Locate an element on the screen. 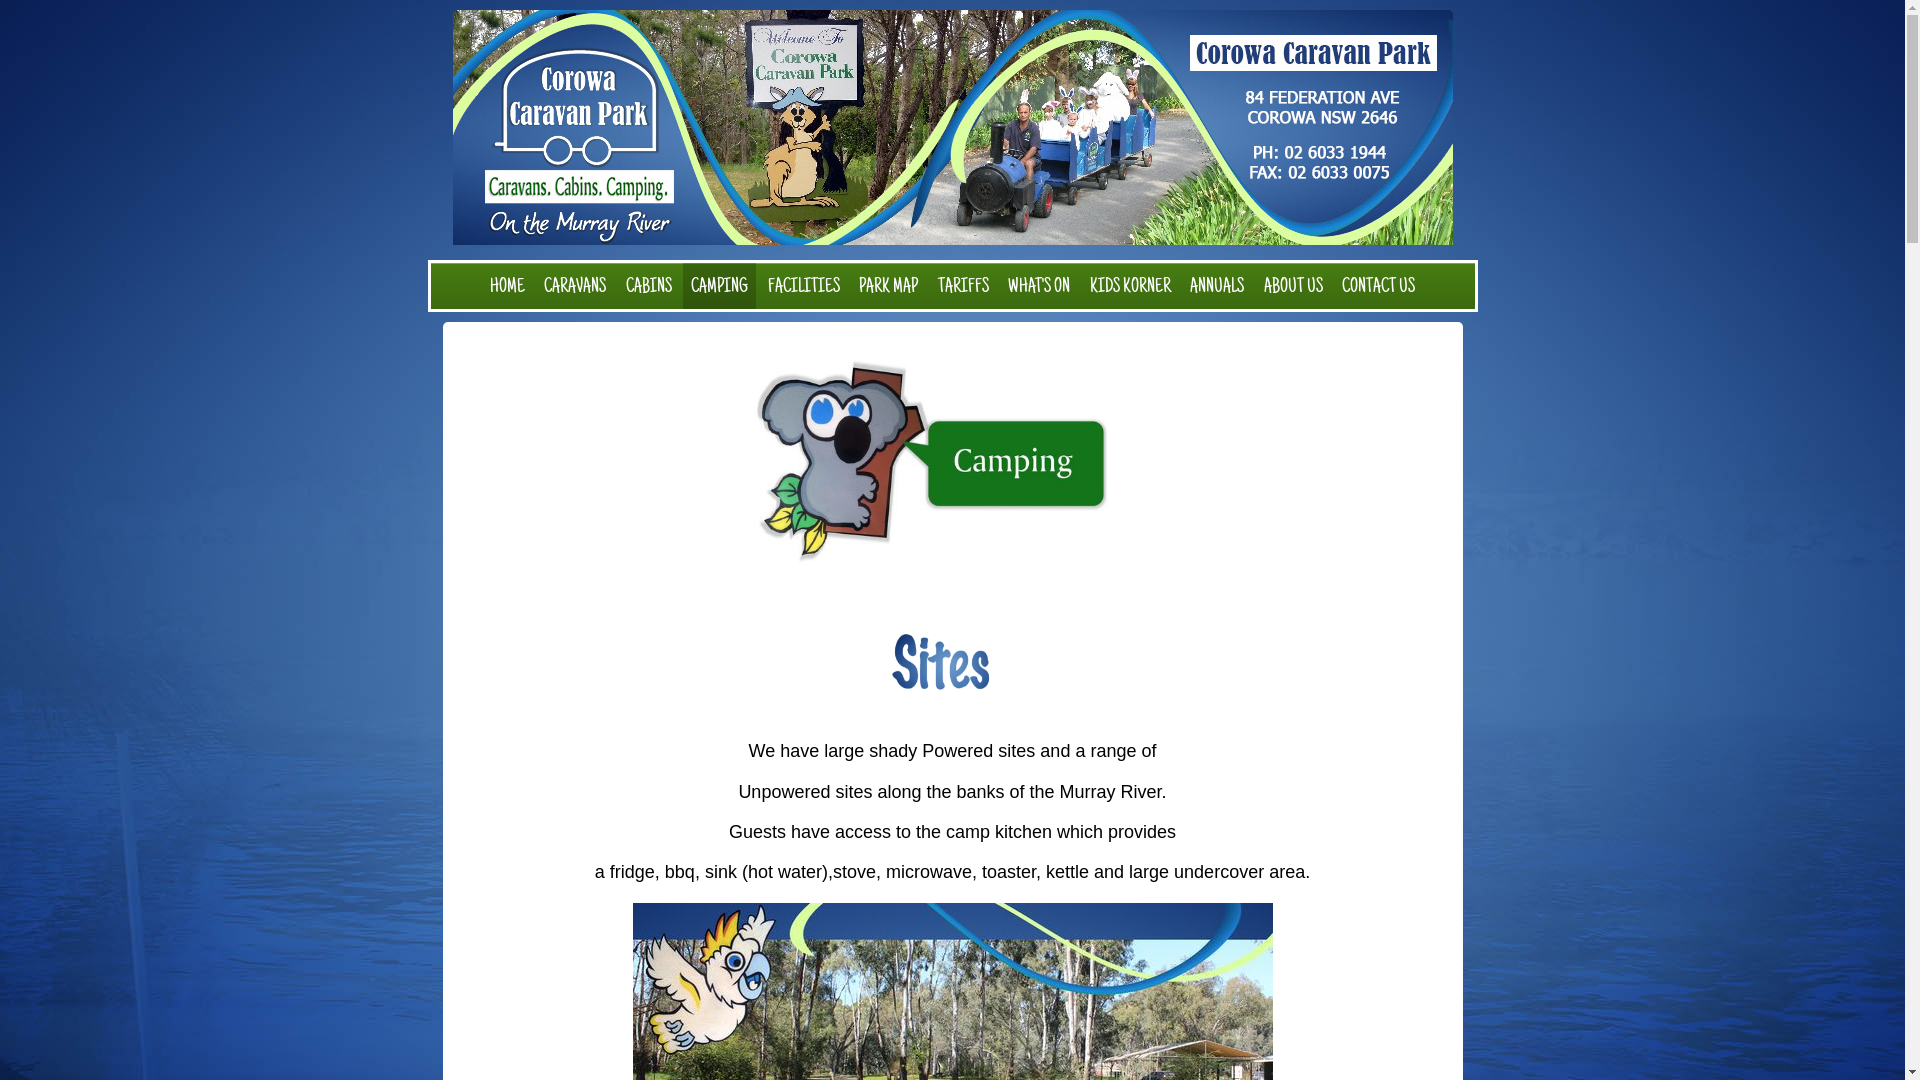 This screenshot has width=1920, height=1080. 'WHAT'S ON' is located at coordinates (999, 286).